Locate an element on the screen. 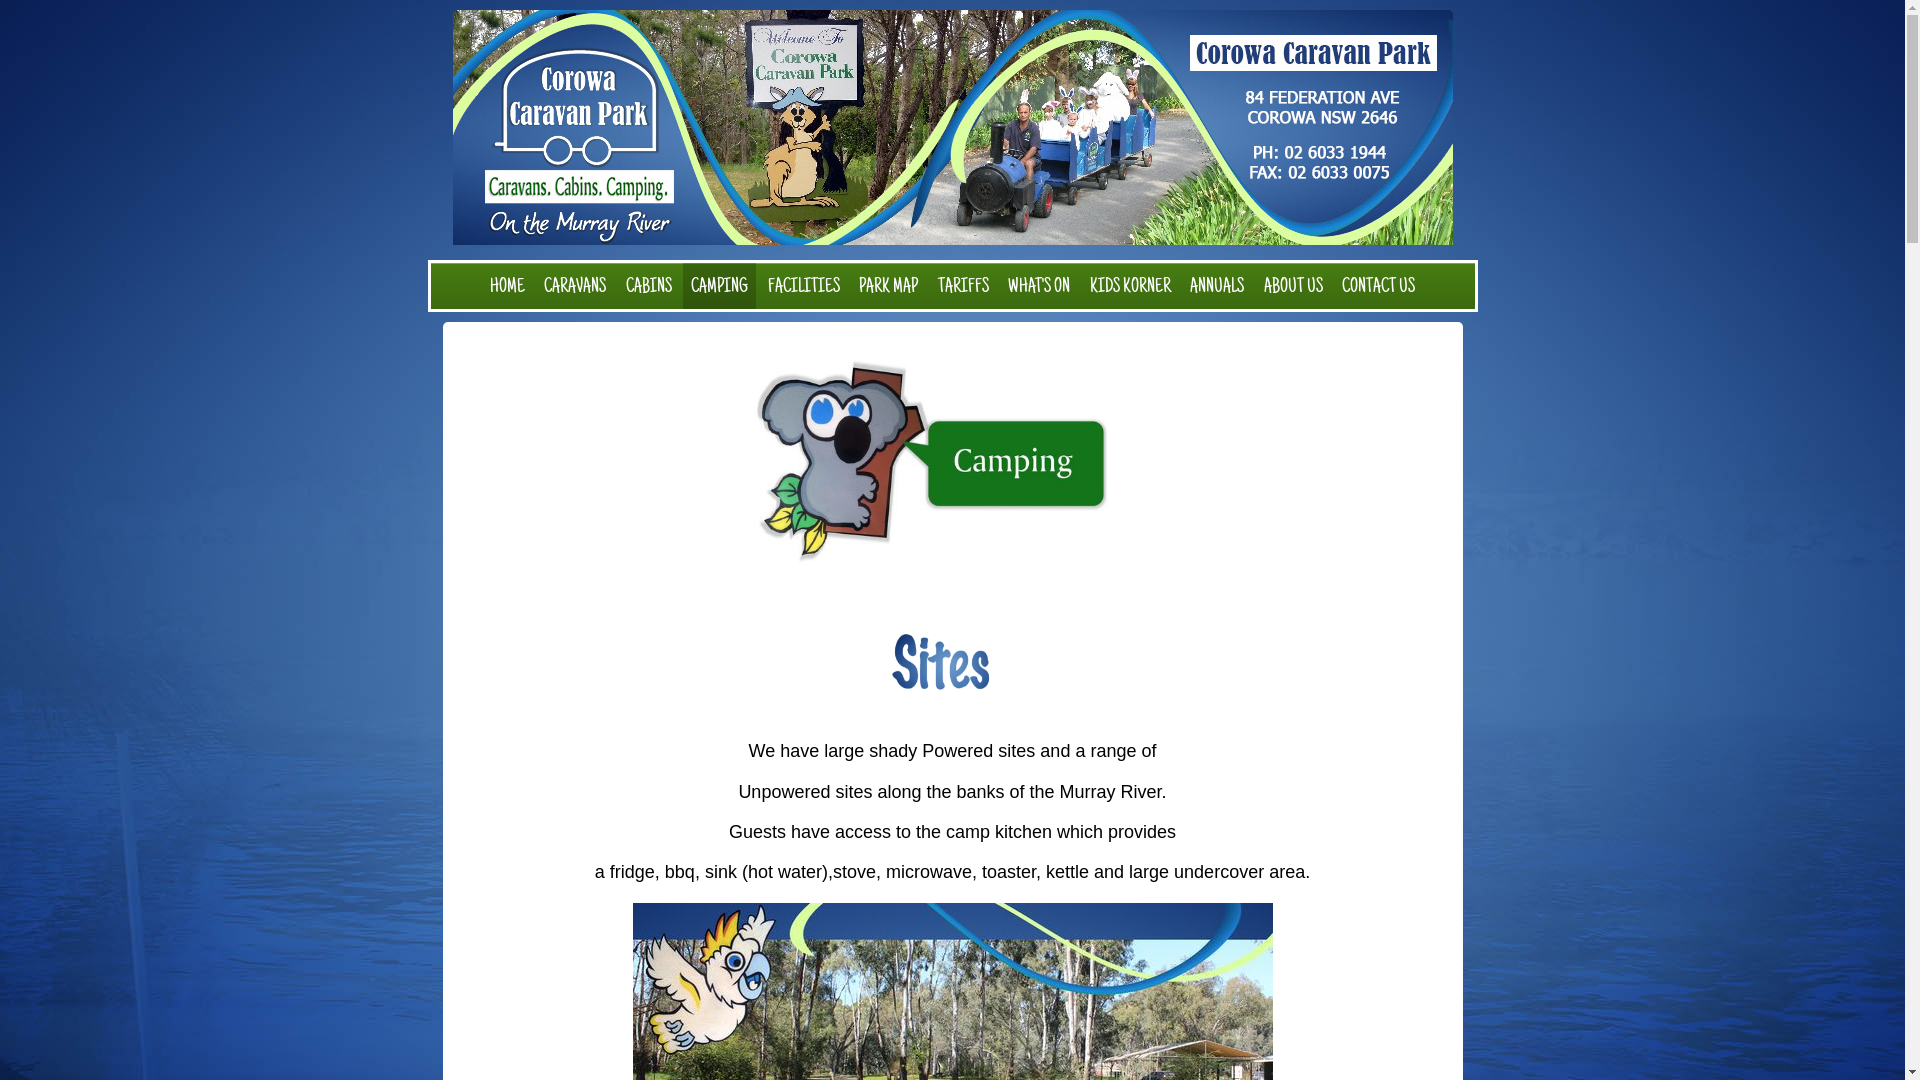 This screenshot has width=1920, height=1080. 'WHAT'S ON' is located at coordinates (999, 286).